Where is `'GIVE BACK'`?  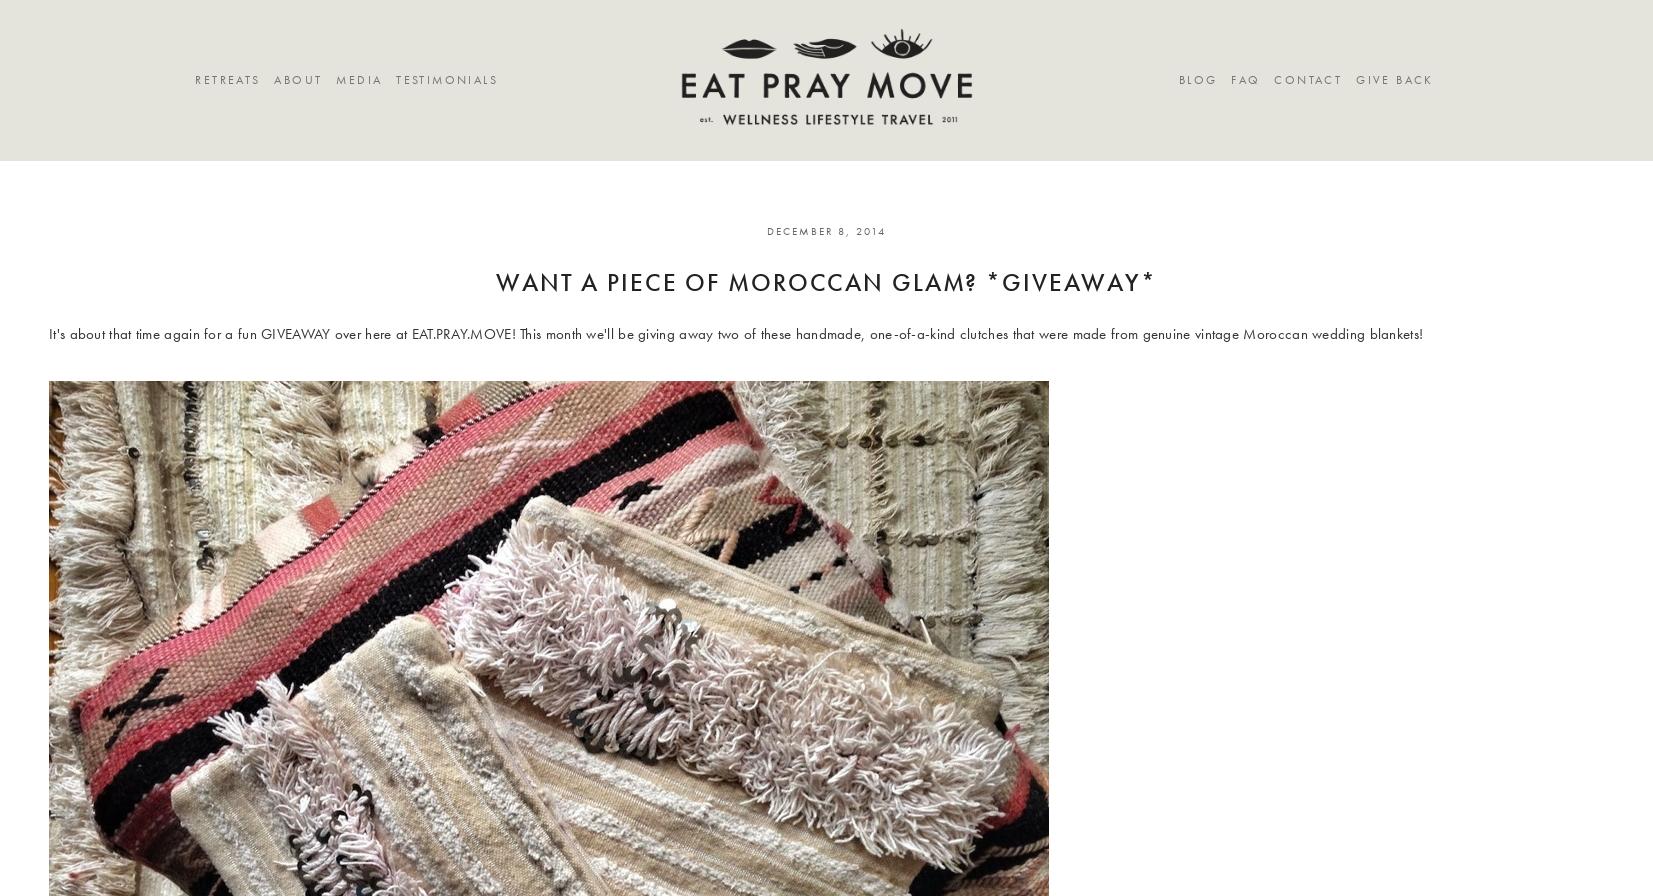 'GIVE BACK' is located at coordinates (1355, 80).